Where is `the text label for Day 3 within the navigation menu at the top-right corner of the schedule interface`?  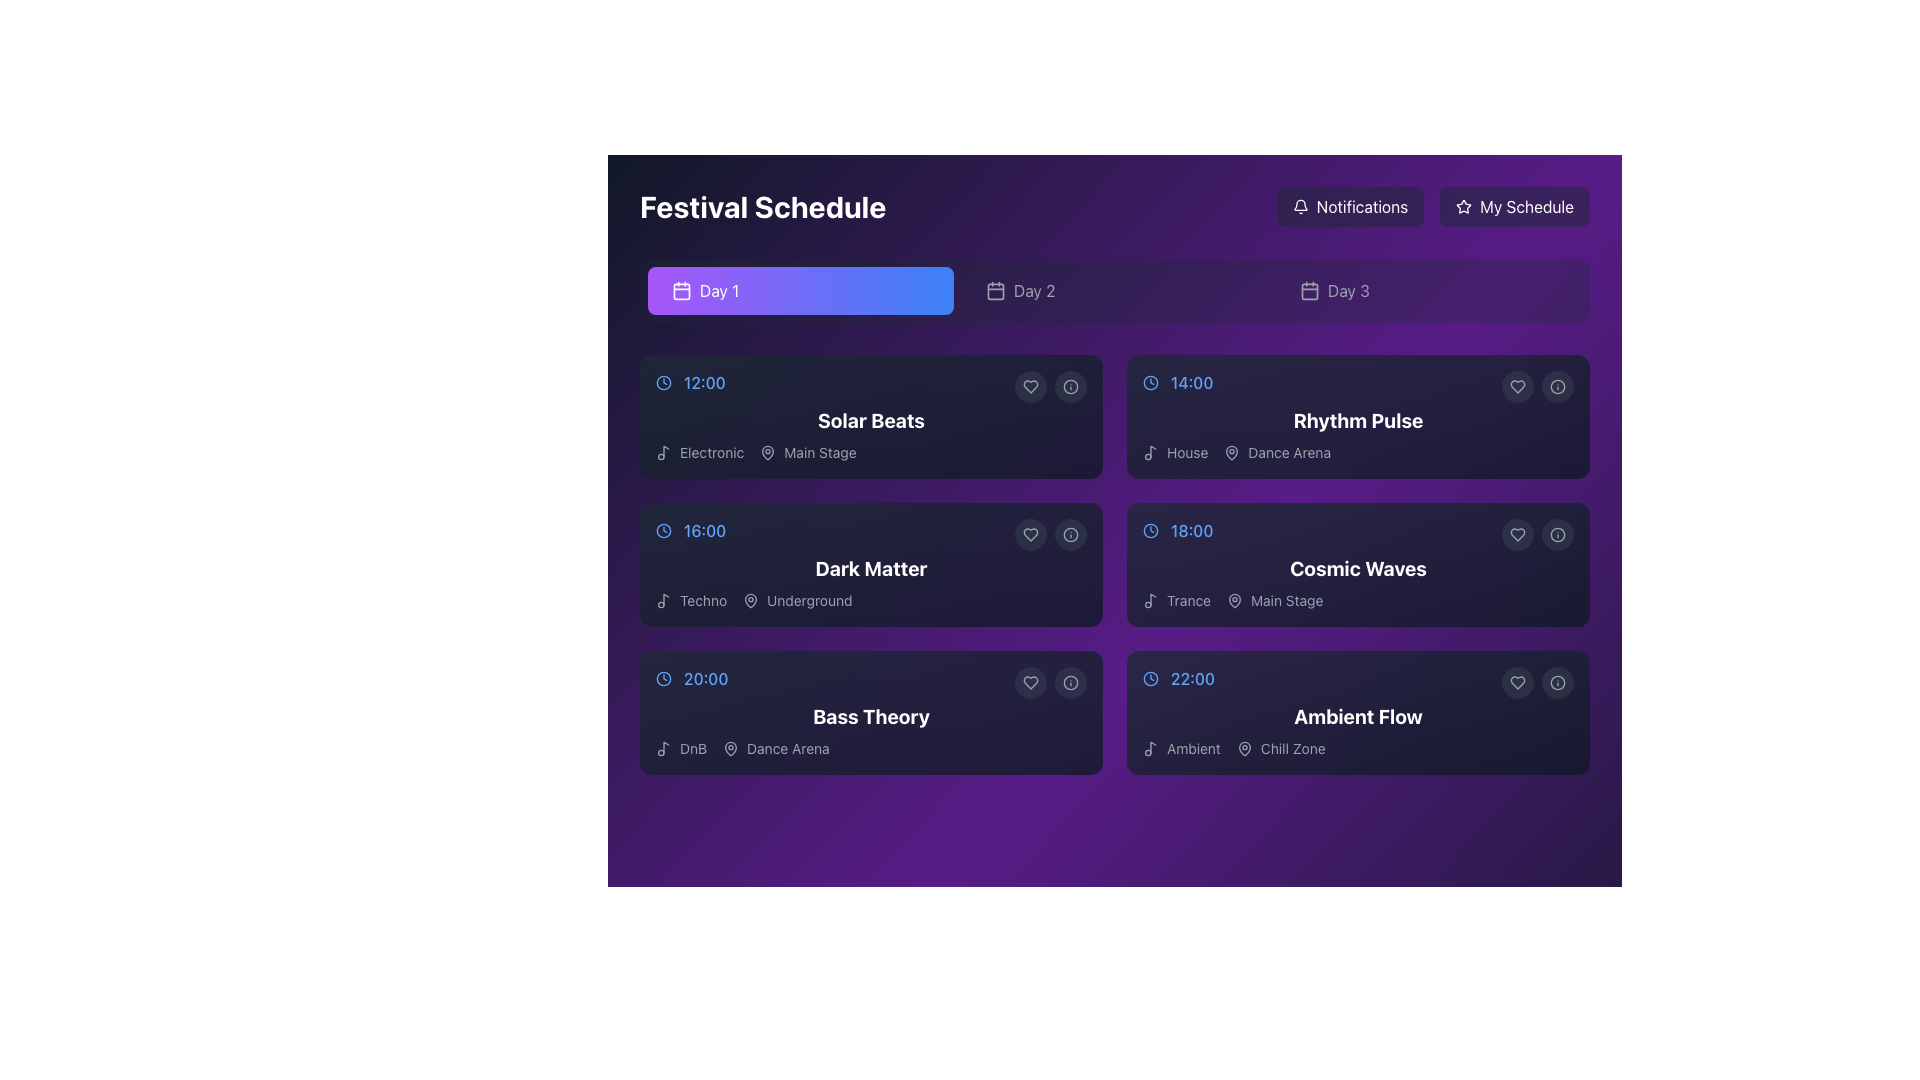 the text label for Day 3 within the navigation menu at the top-right corner of the schedule interface is located at coordinates (1348, 290).